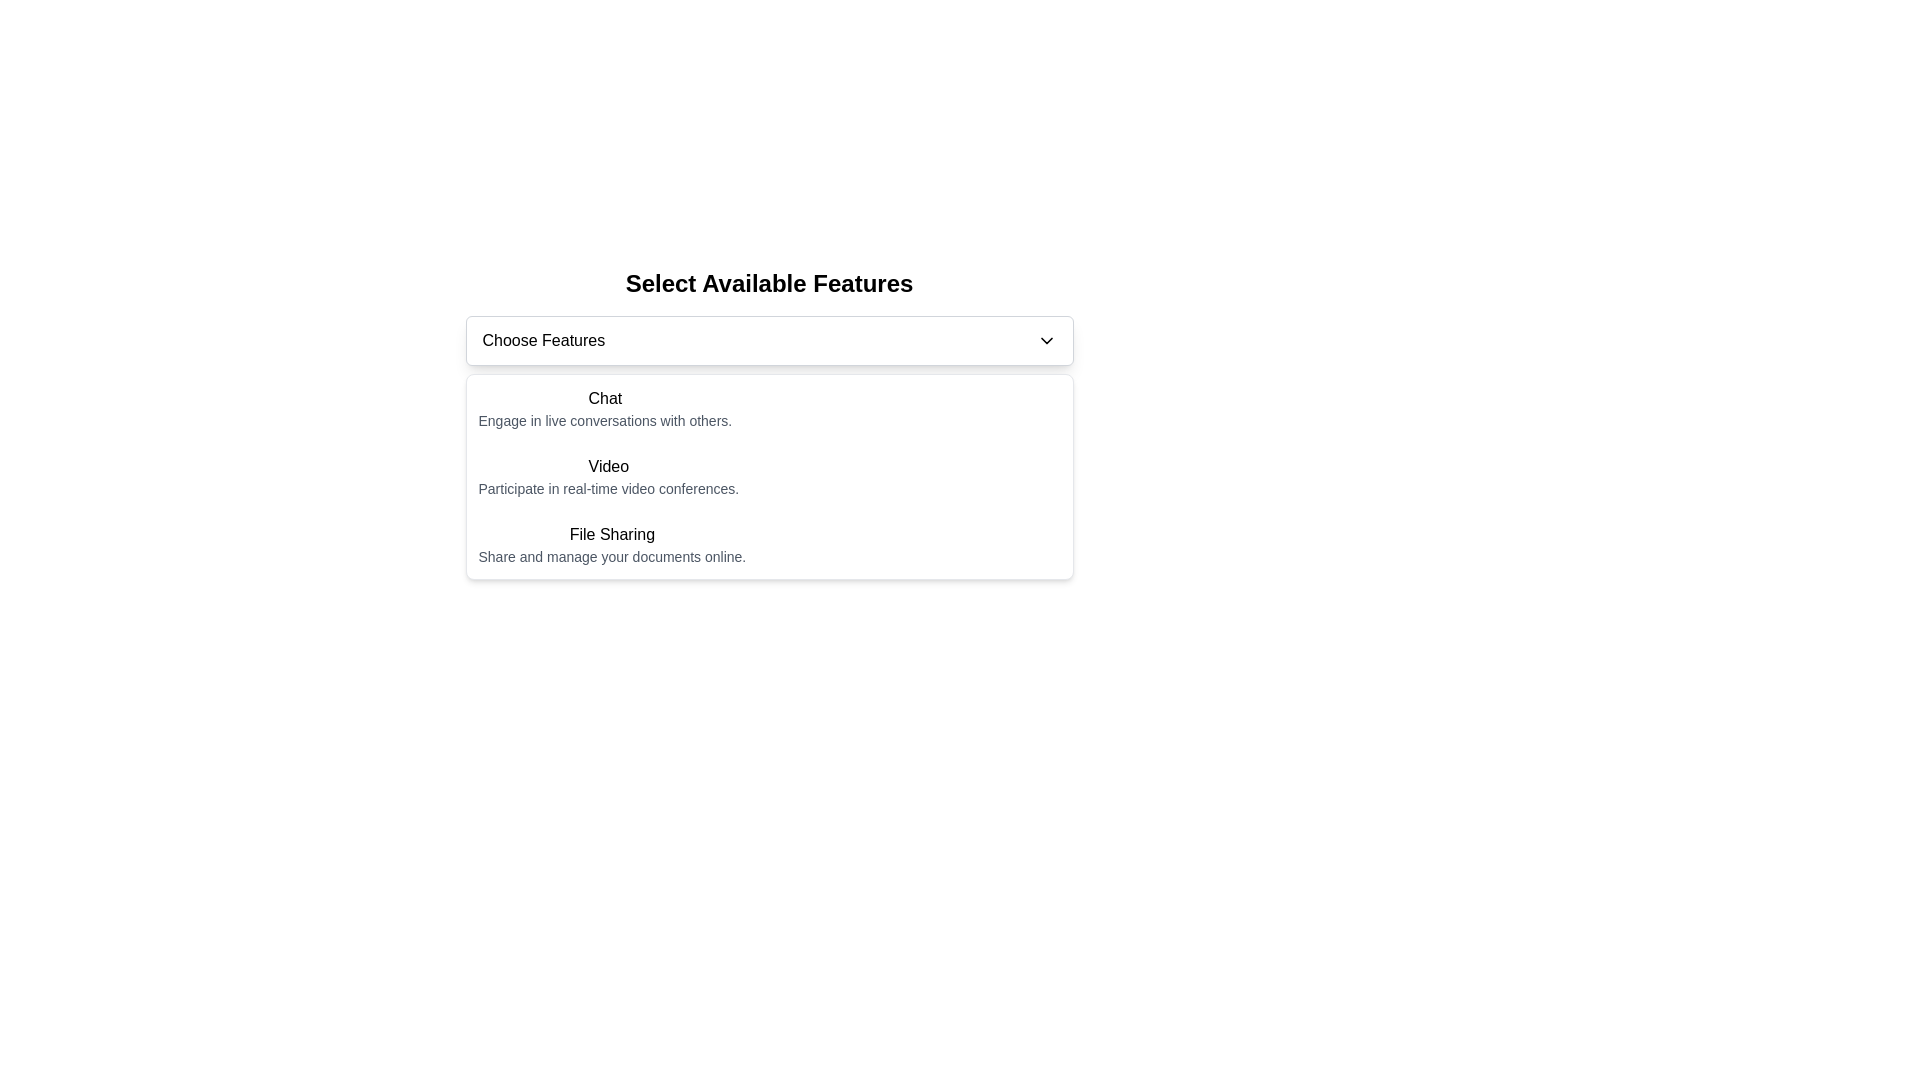 This screenshot has height=1080, width=1920. What do you see at coordinates (604, 407) in the screenshot?
I see `the 'Chat' text block option in the settings menu, which serves as a descriptive label and is positioned below the 'Choose Features' dropdown and above 'Video'` at bounding box center [604, 407].